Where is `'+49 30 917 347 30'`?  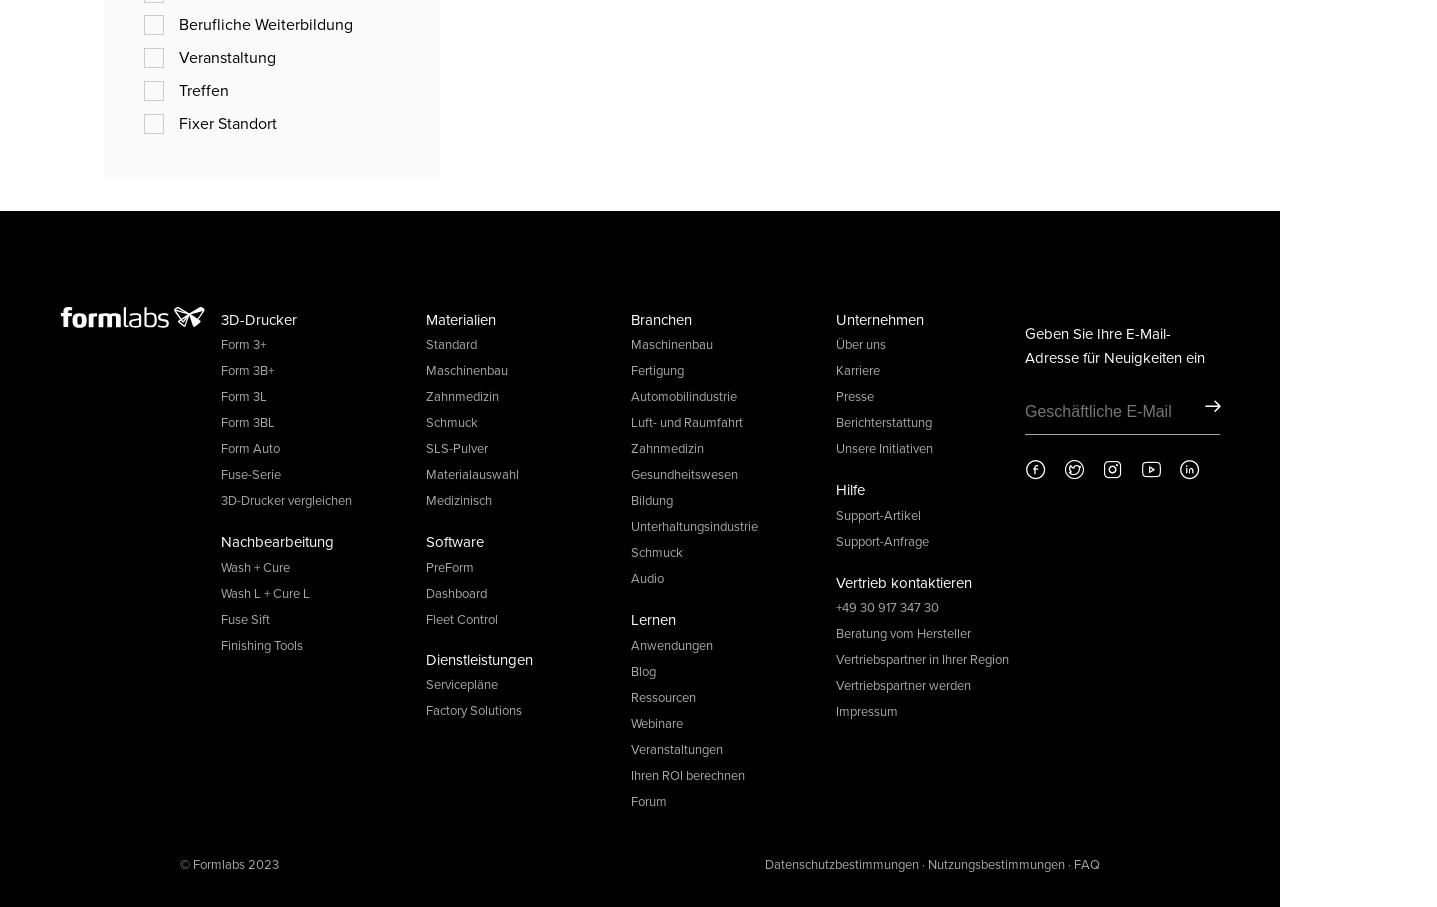
'+49 30 917 347 30' is located at coordinates (887, 606).